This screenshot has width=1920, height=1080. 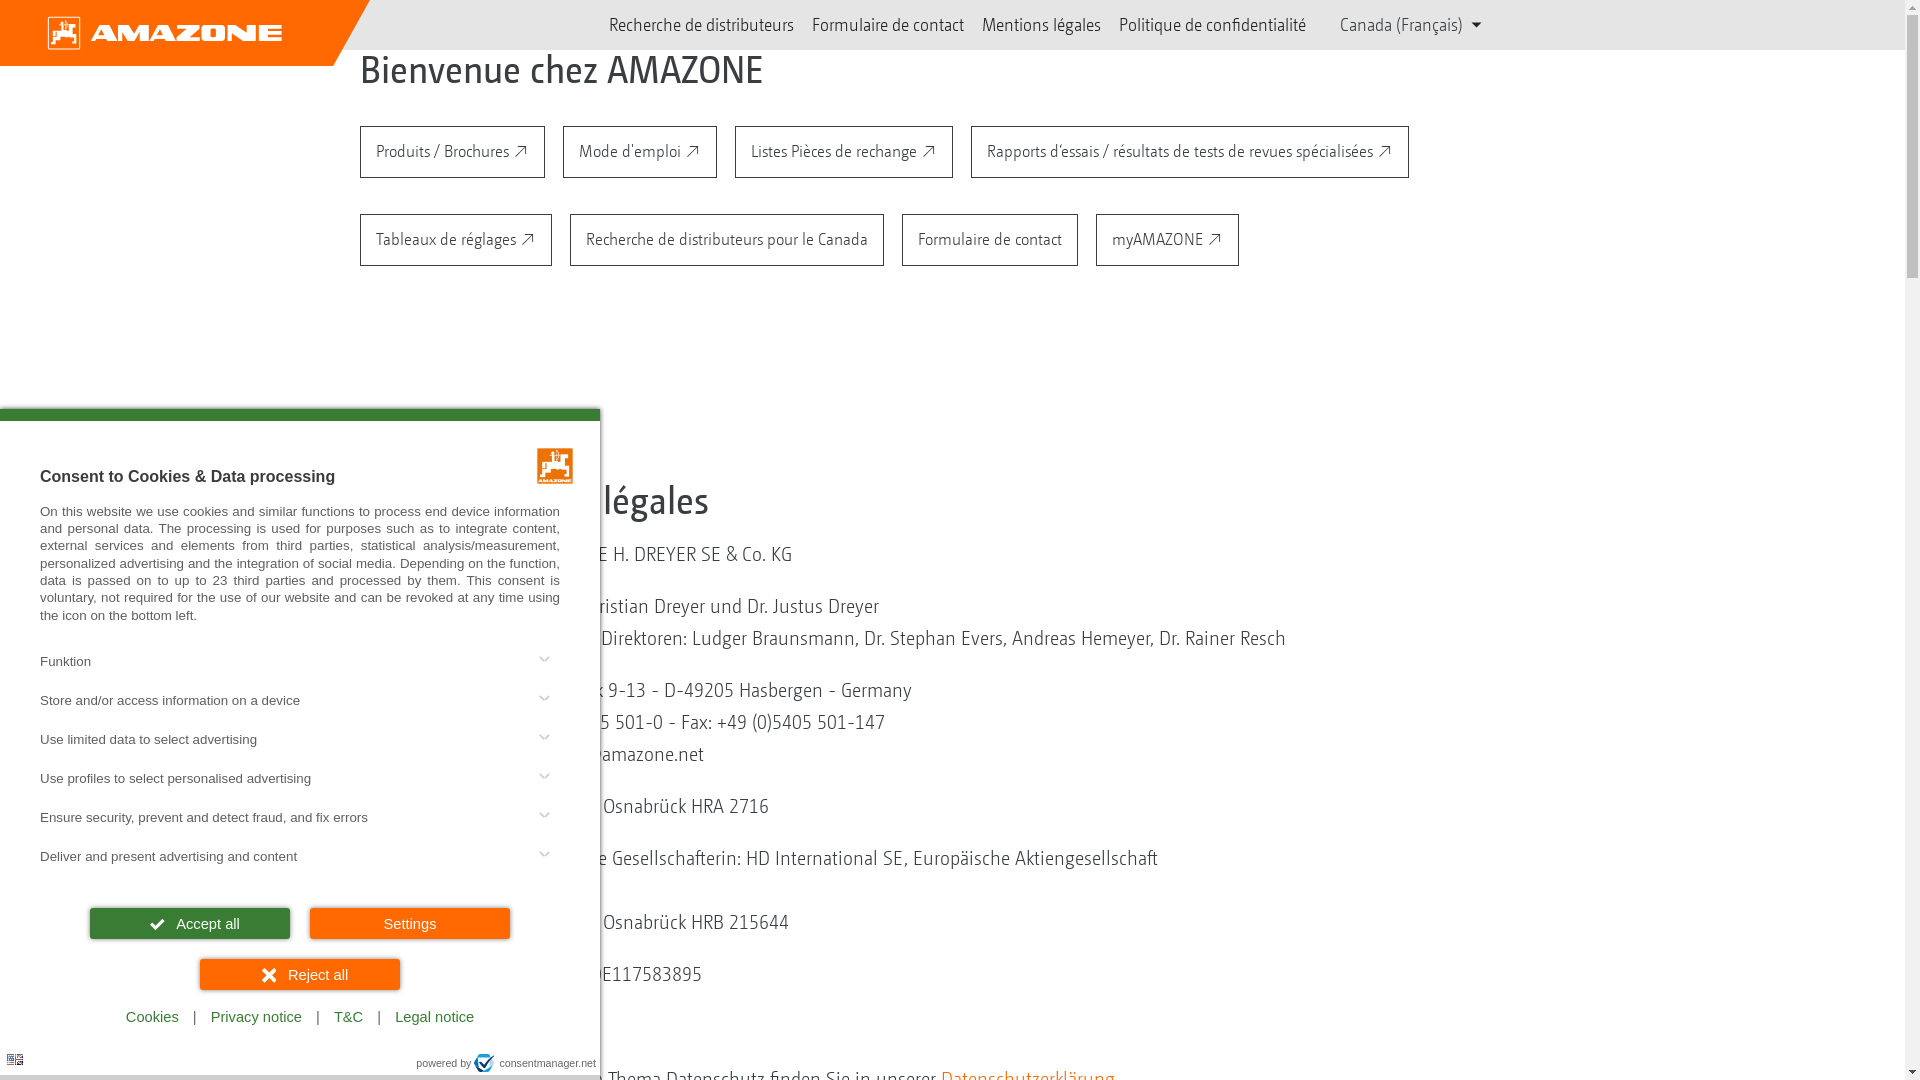 What do you see at coordinates (190, 923) in the screenshot?
I see `'Accept all'` at bounding box center [190, 923].